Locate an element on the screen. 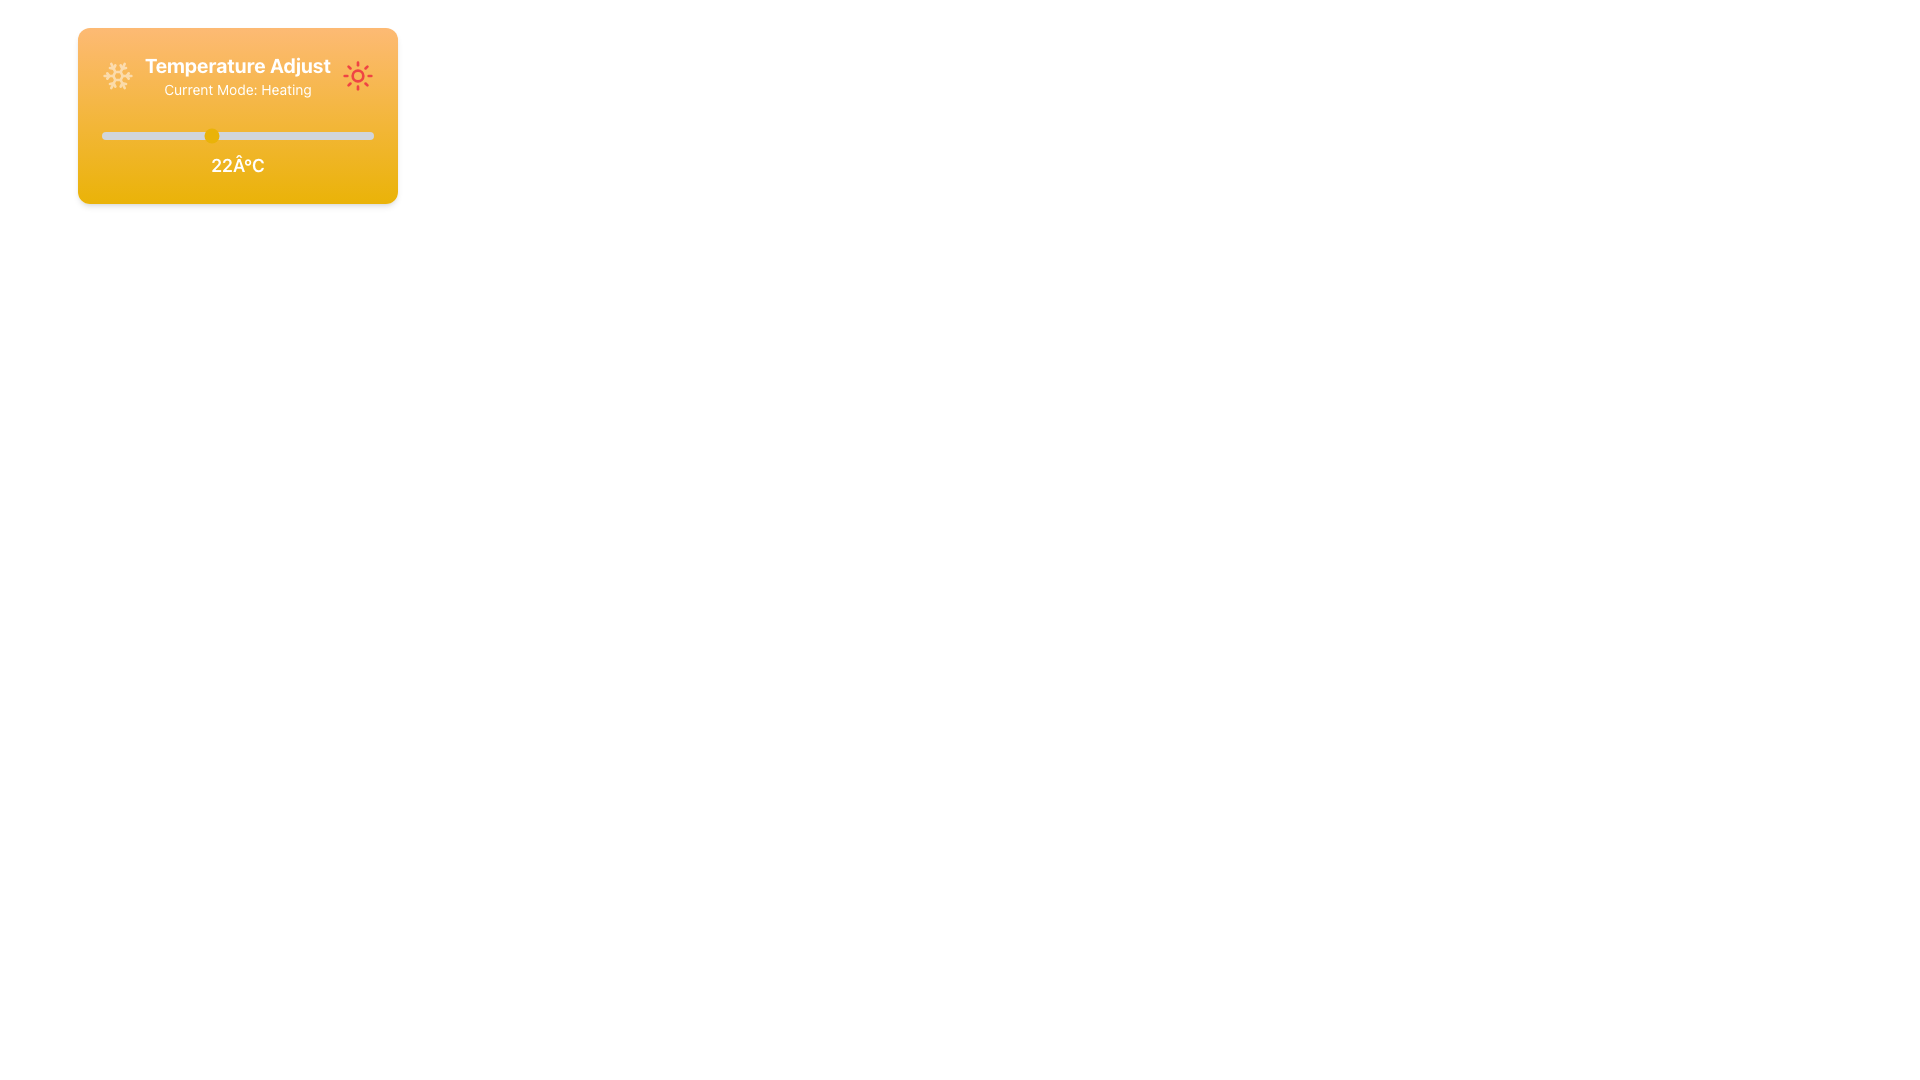 The width and height of the screenshot is (1920, 1080). the Interactive temperature control interface, which has a gradient background from orange to yellow and displays 'Temperature Adjust' and 'Current Mode: Heating' is located at coordinates (238, 115).